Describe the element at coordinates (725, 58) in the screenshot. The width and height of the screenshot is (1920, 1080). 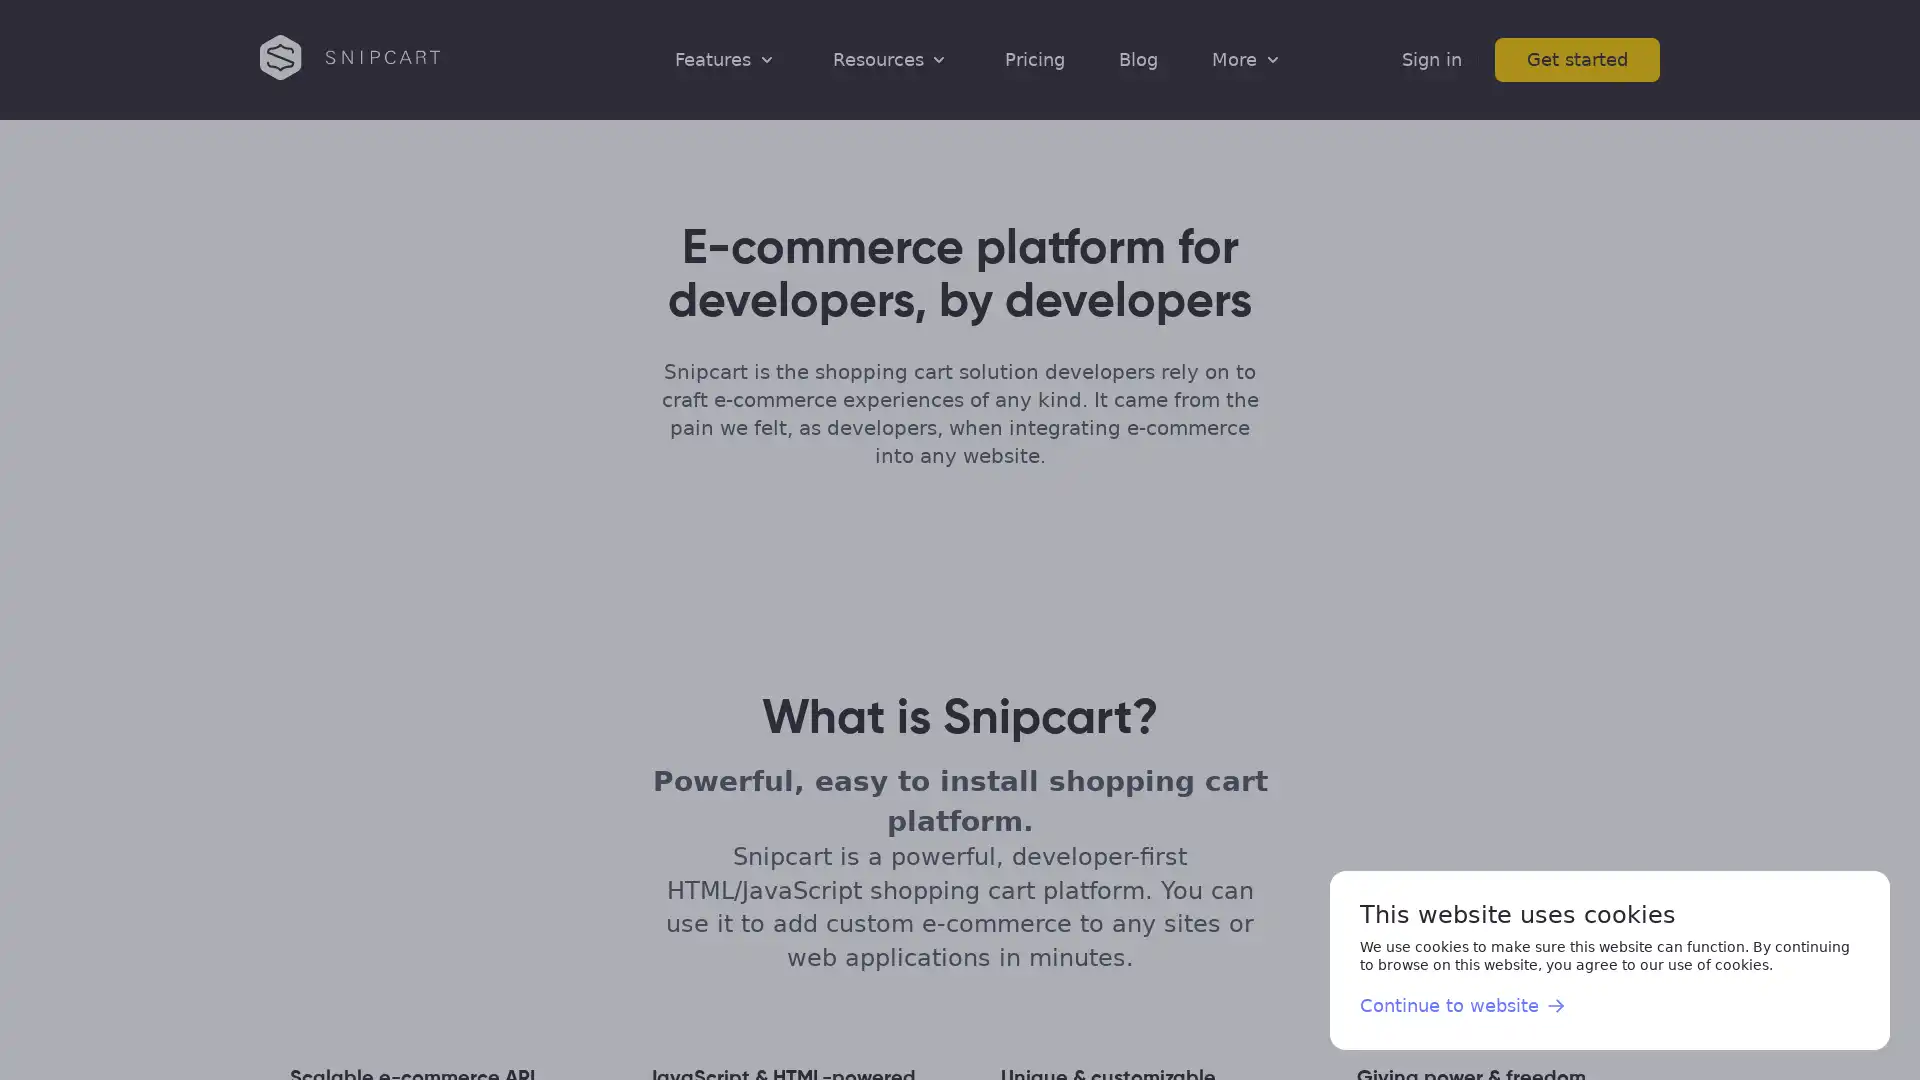
I see `Features` at that location.